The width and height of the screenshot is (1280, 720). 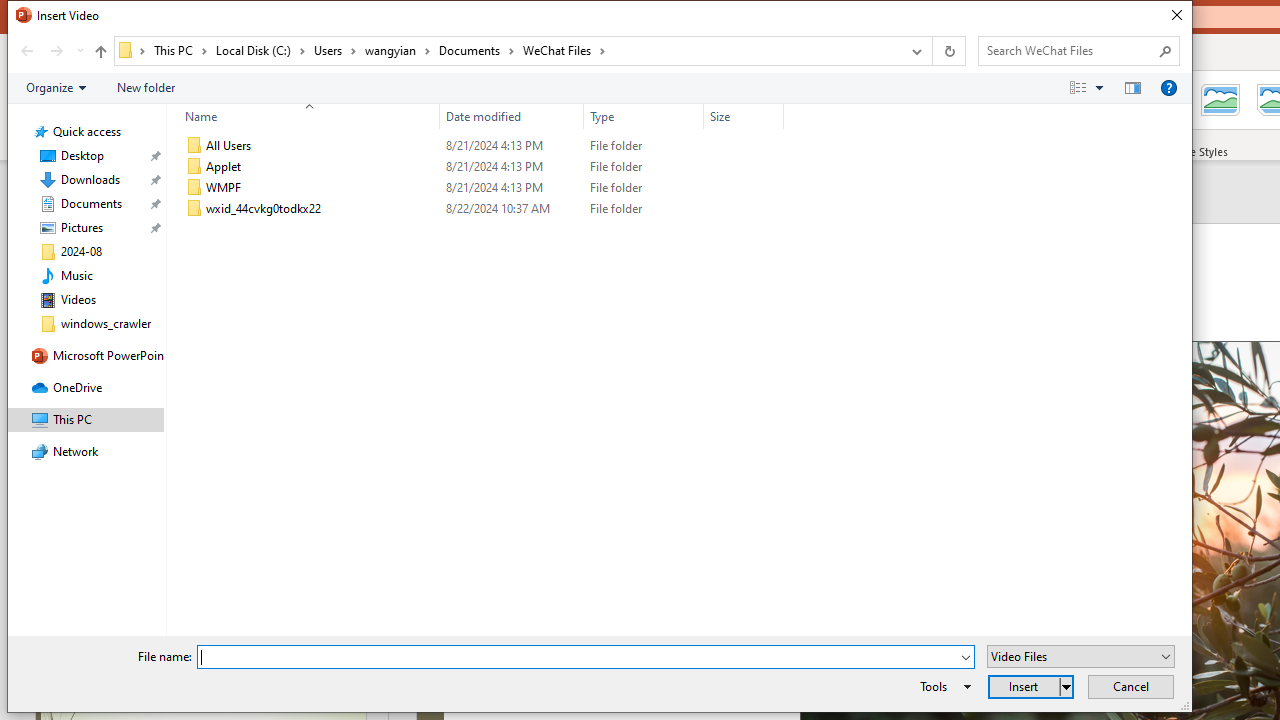 I want to click on 'Cancel', so click(x=1130, y=685).